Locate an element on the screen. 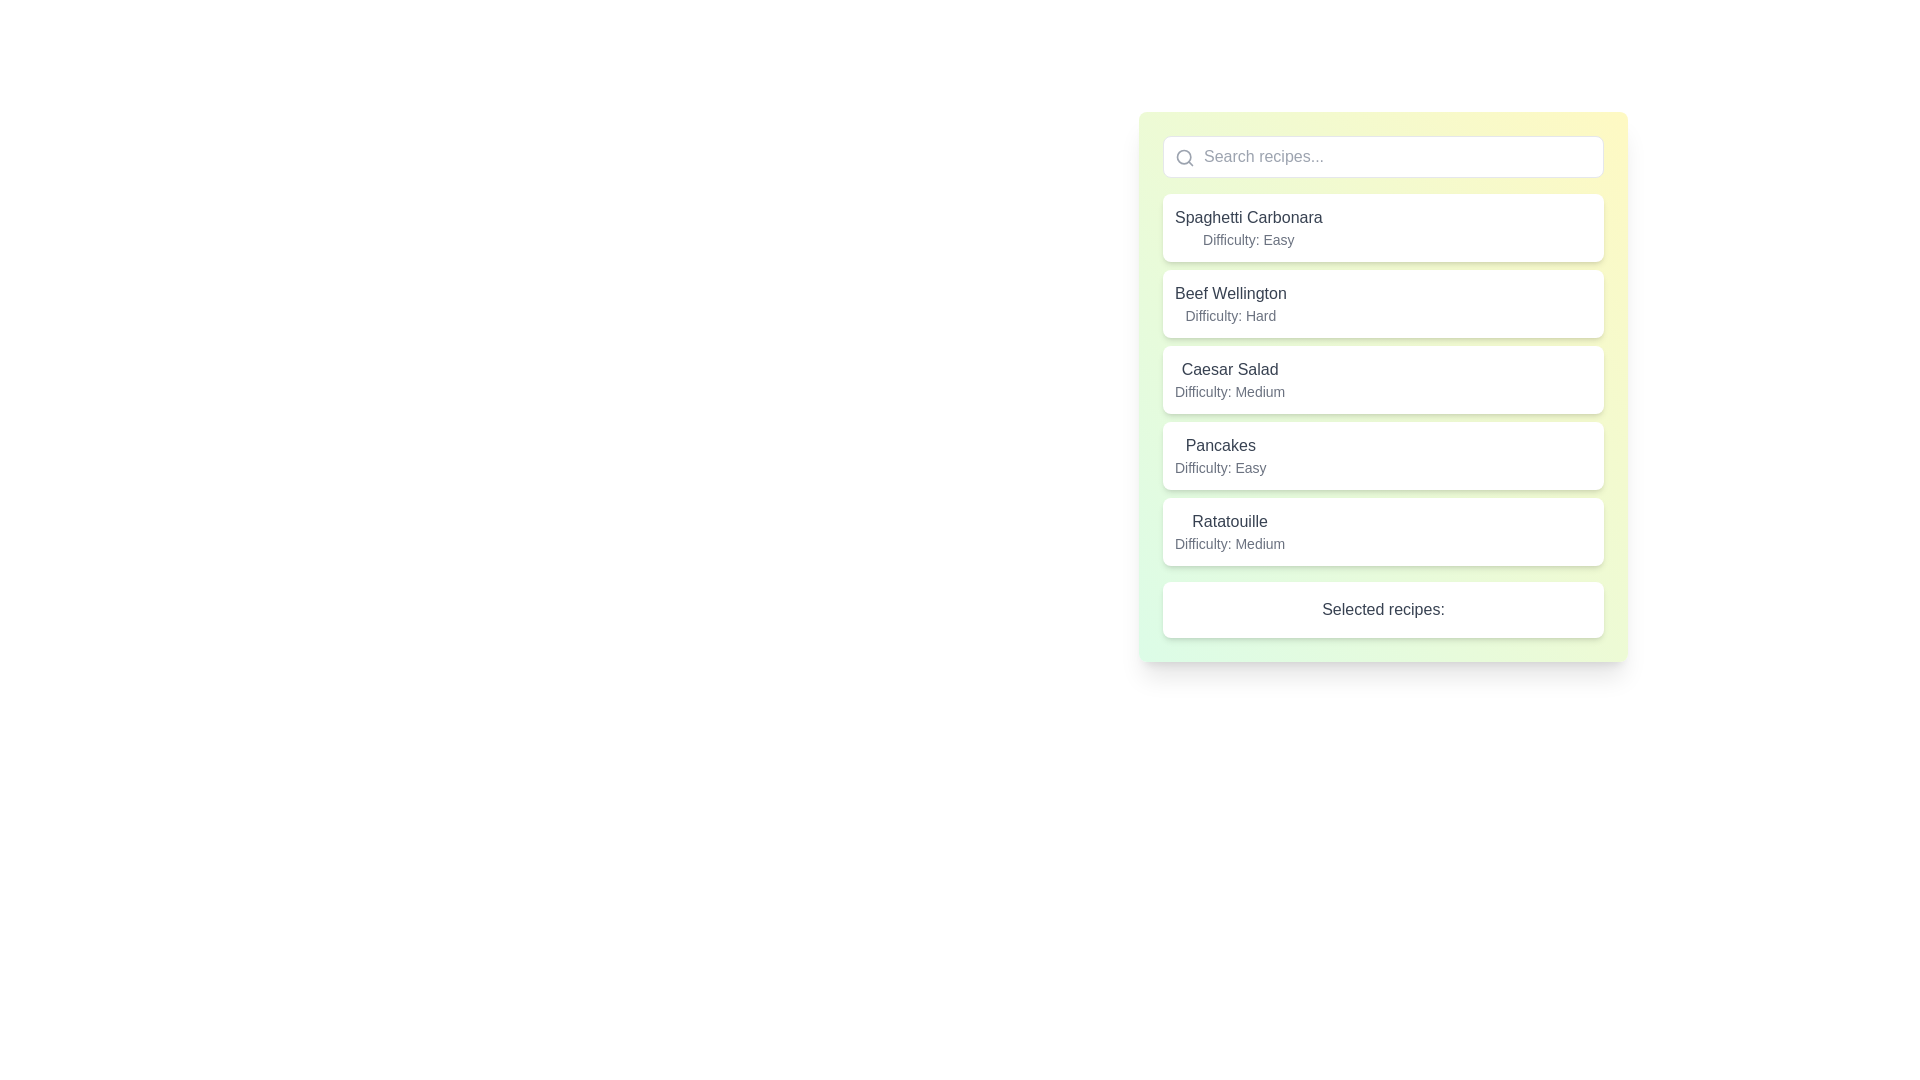  text content of the 'Beef Wellington' label, which is styled in medium font weight and gray color, located in the second position of the recipe list is located at coordinates (1229, 293).